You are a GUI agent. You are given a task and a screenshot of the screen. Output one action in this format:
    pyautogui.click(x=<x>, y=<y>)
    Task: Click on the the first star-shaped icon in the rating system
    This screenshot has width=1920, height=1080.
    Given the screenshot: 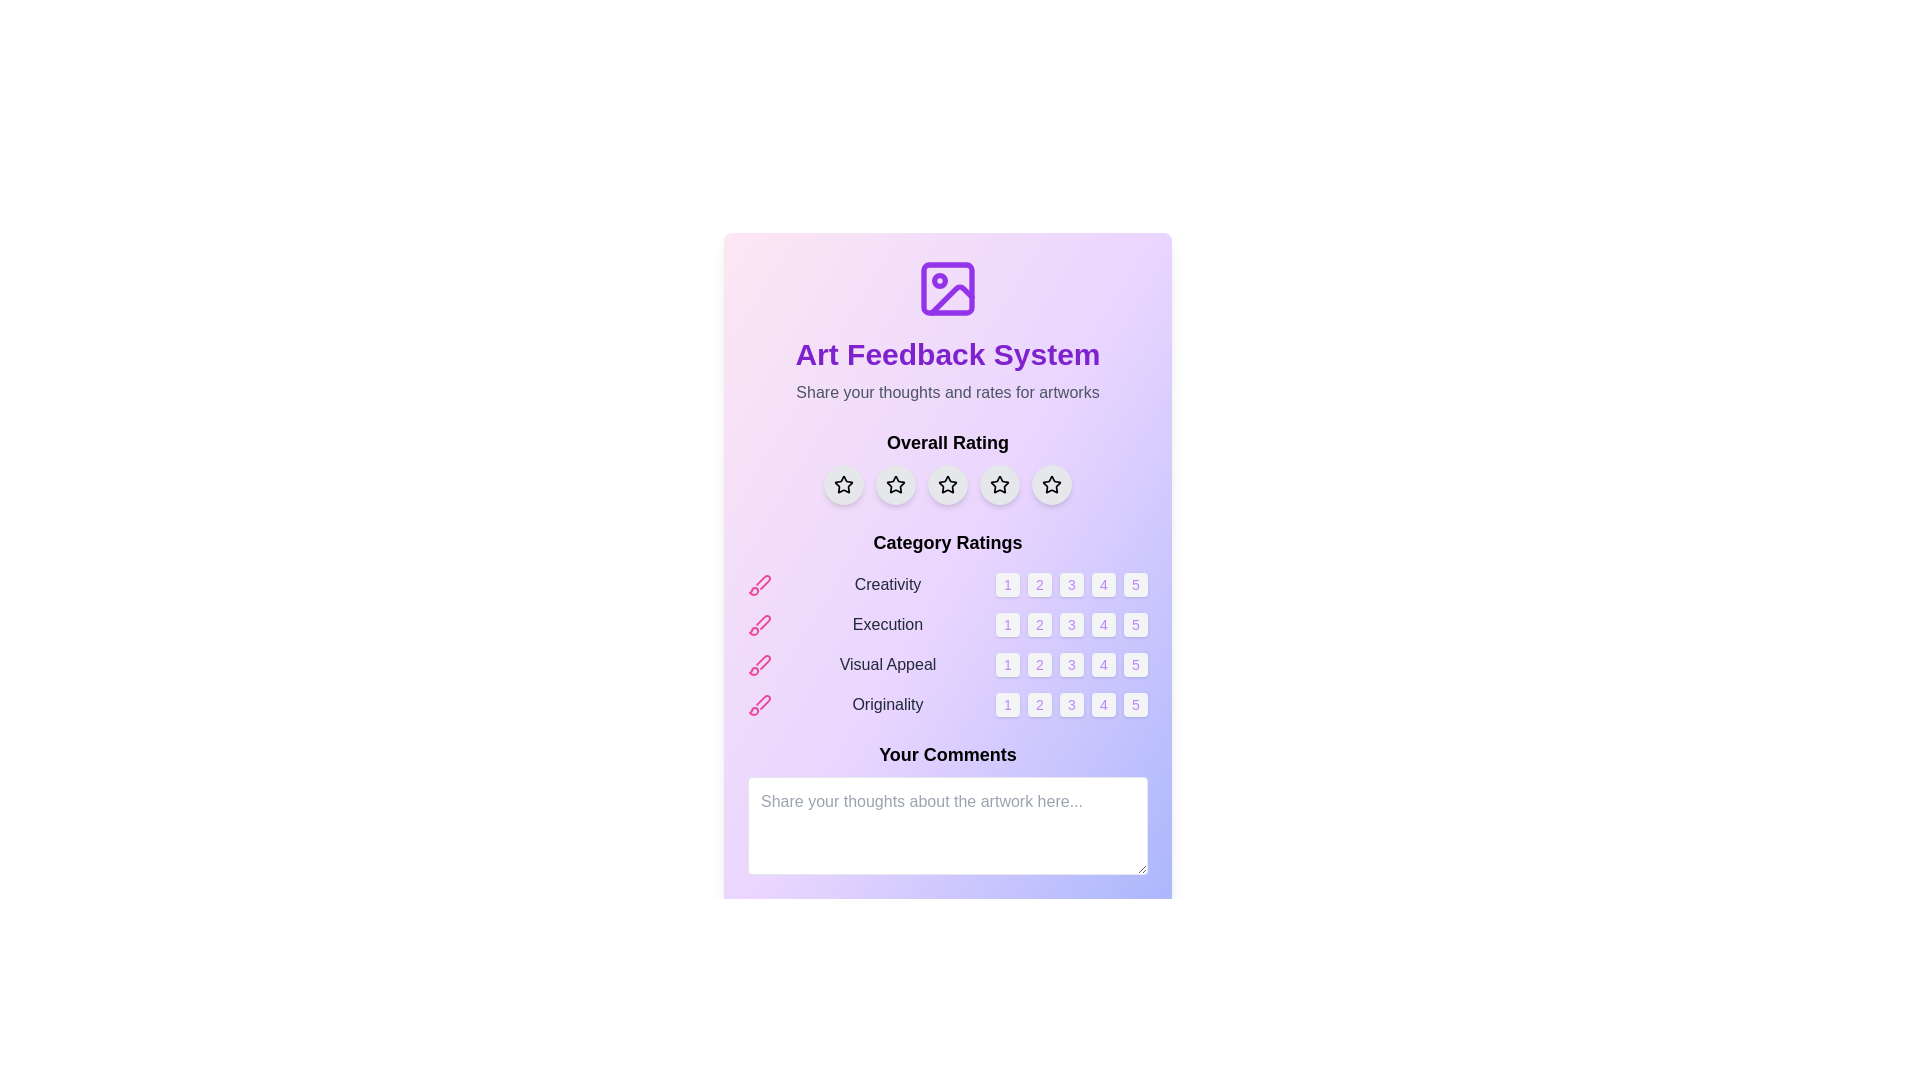 What is the action you would take?
    pyautogui.click(x=844, y=484)
    